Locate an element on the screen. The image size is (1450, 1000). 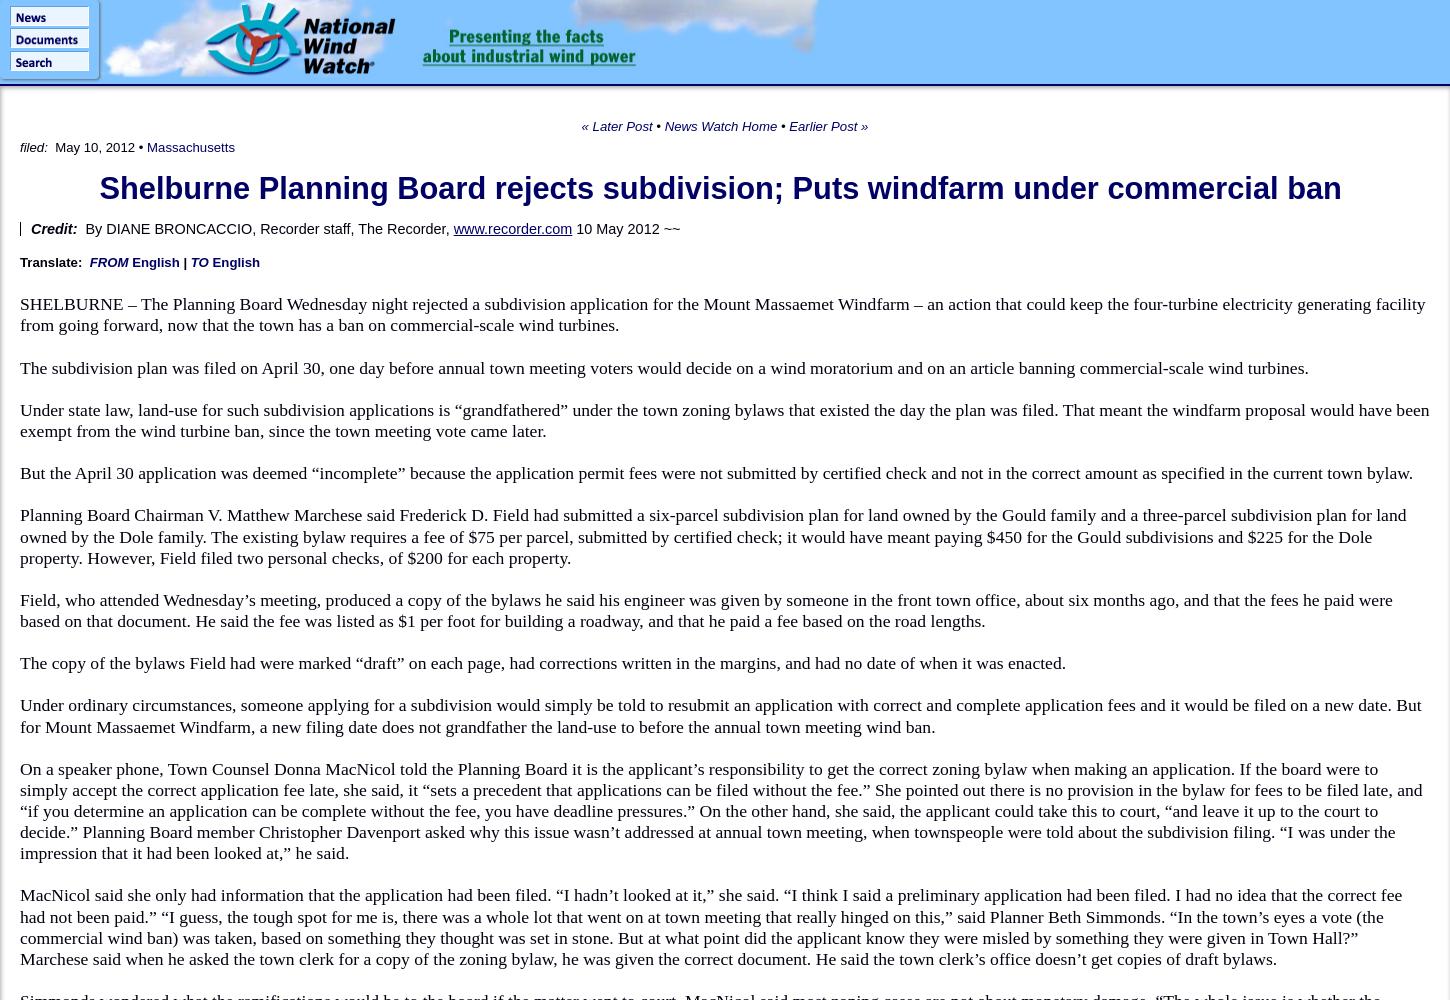
'The subdivision plan was filed on April 30, one day before annual town meeting voters would decide on a wind moratorium and on an article banning commercial-scale wind turbines.' is located at coordinates (662, 366).